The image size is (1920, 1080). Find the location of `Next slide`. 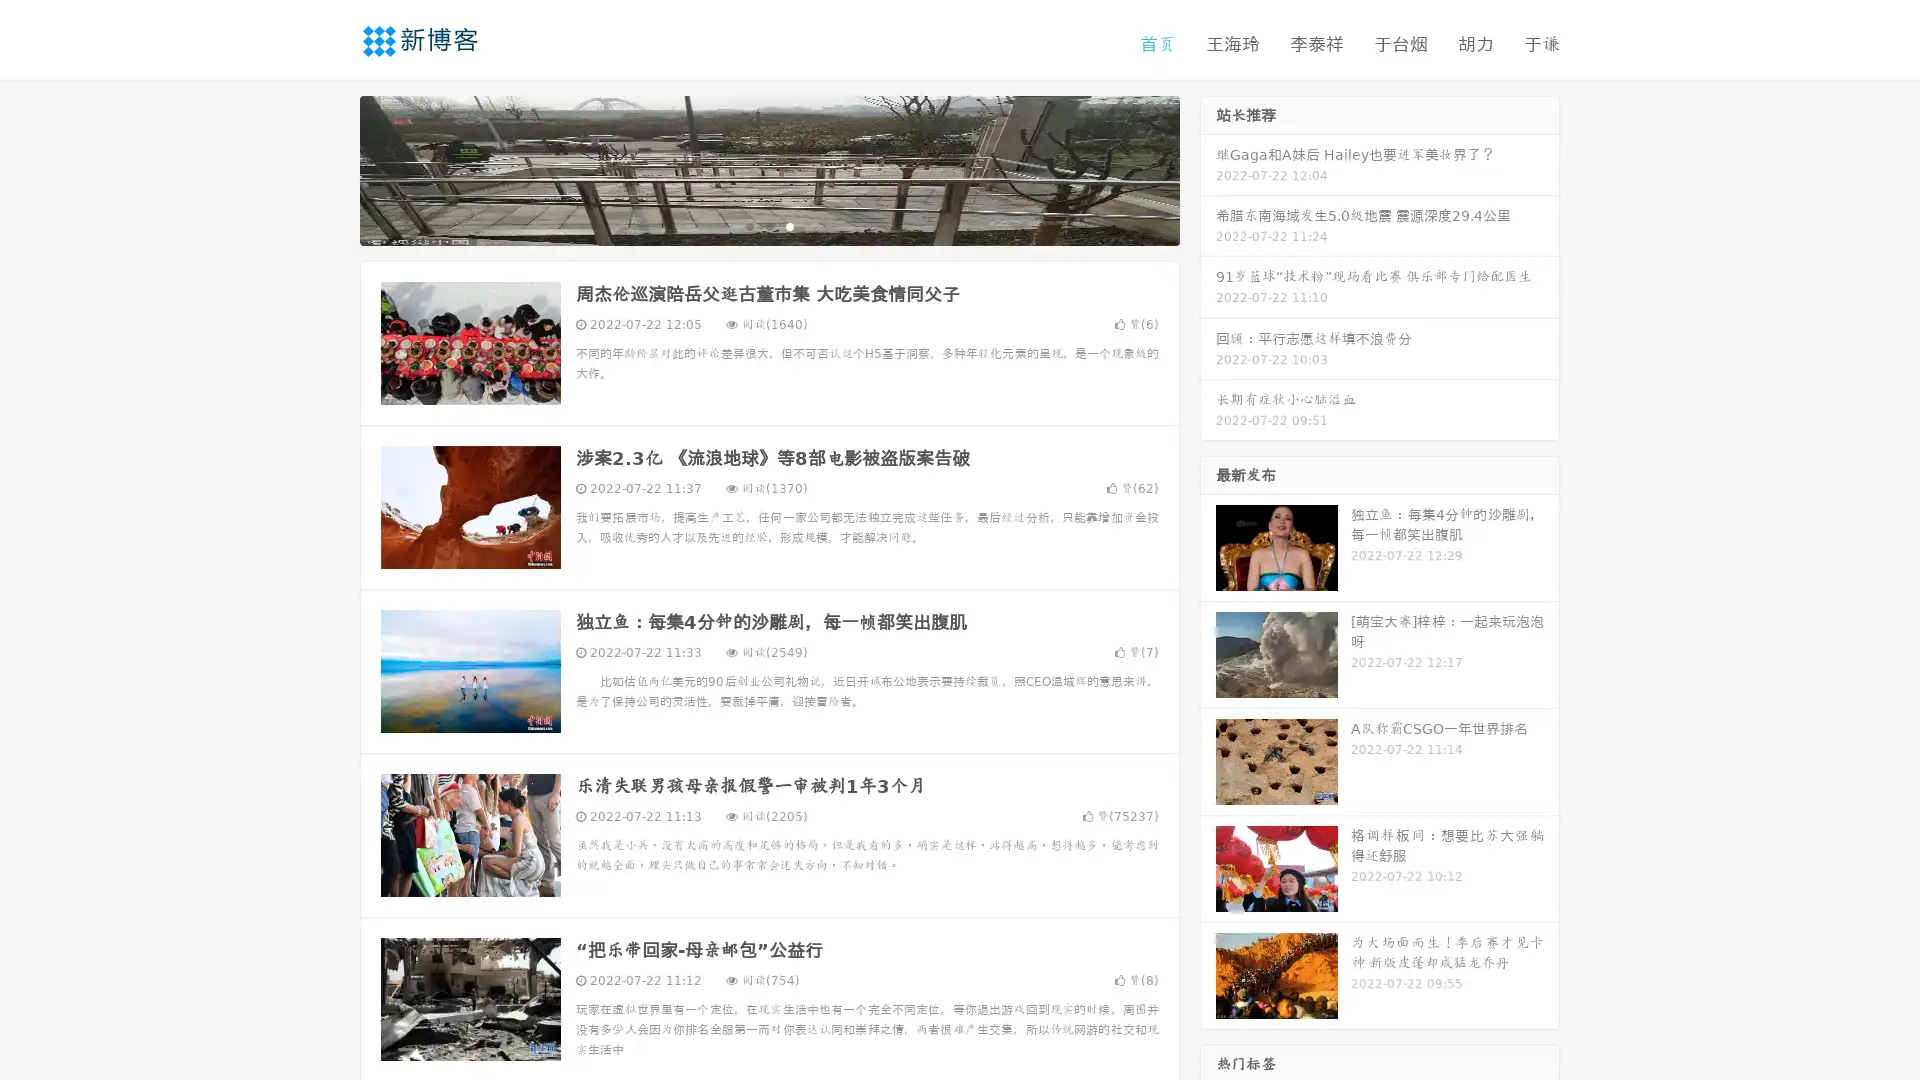

Next slide is located at coordinates (1208, 168).